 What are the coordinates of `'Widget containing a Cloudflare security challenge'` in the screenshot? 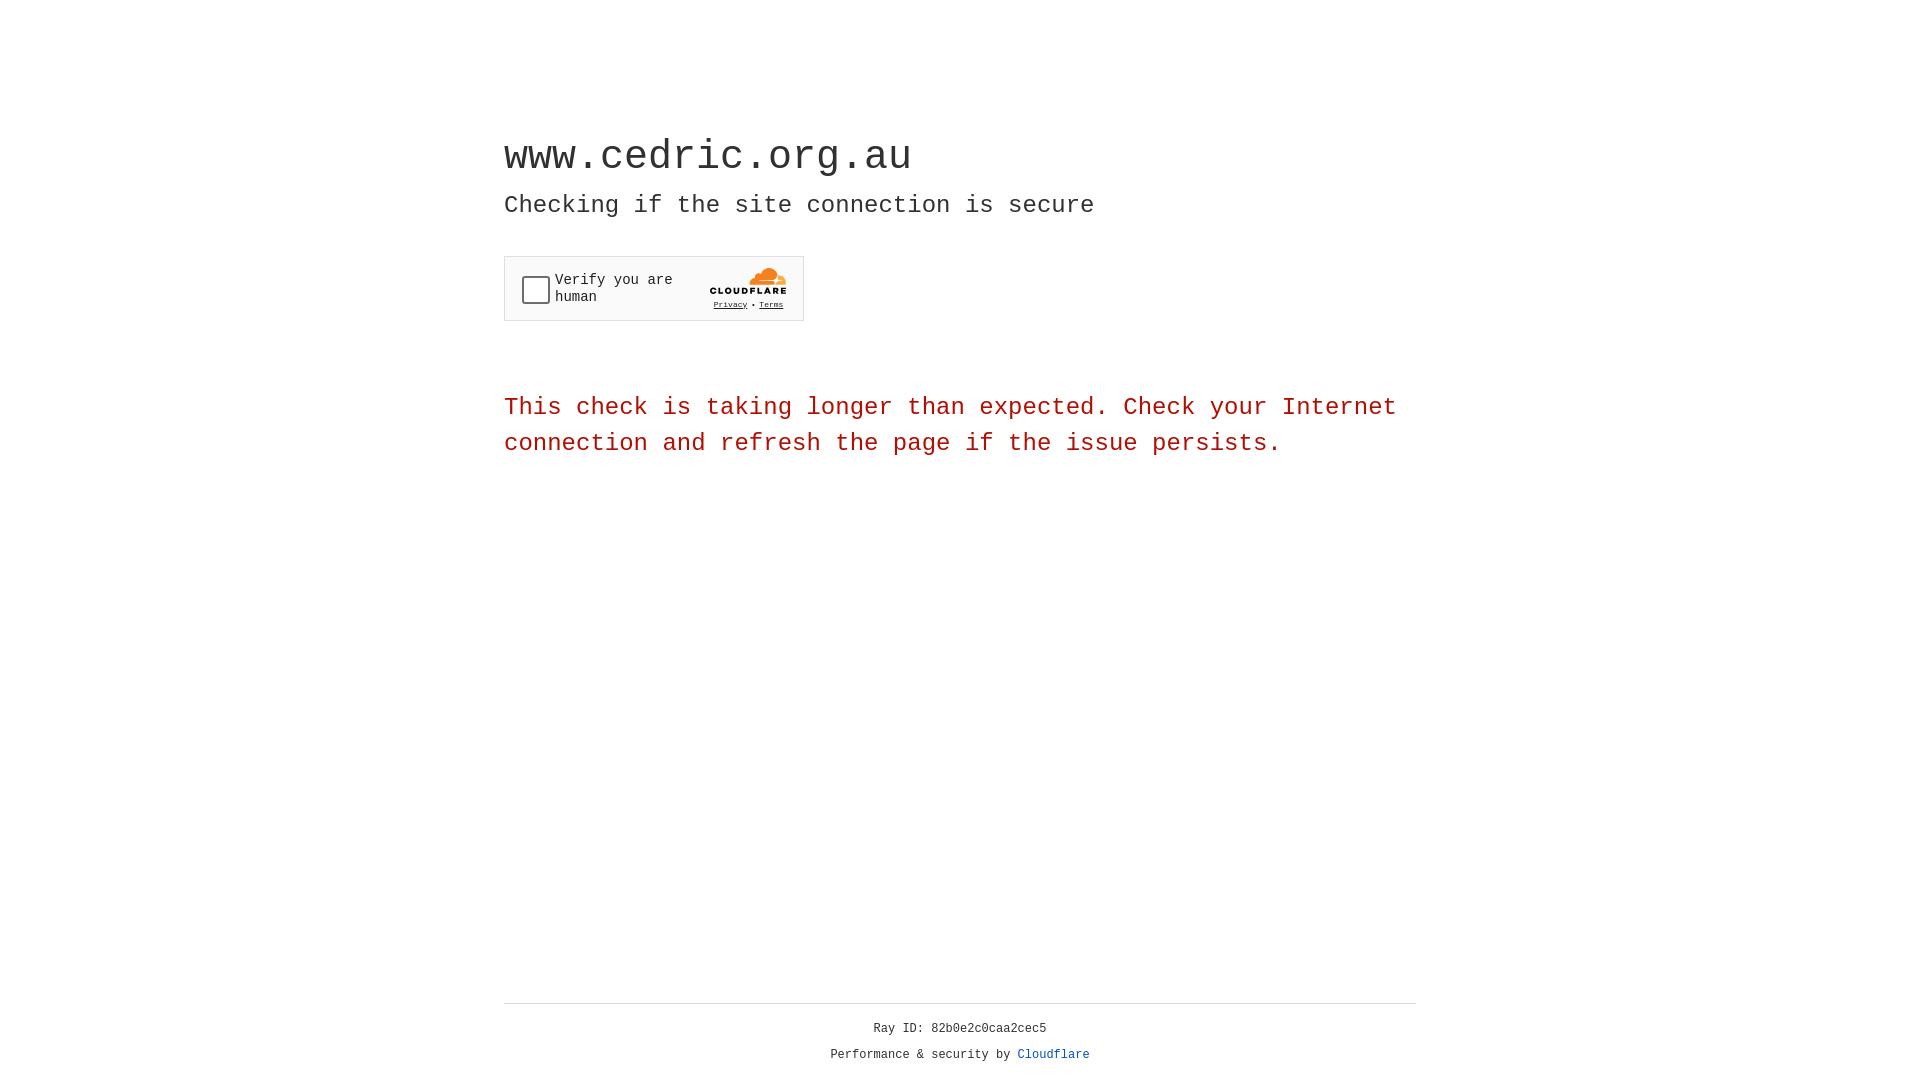 It's located at (653, 288).